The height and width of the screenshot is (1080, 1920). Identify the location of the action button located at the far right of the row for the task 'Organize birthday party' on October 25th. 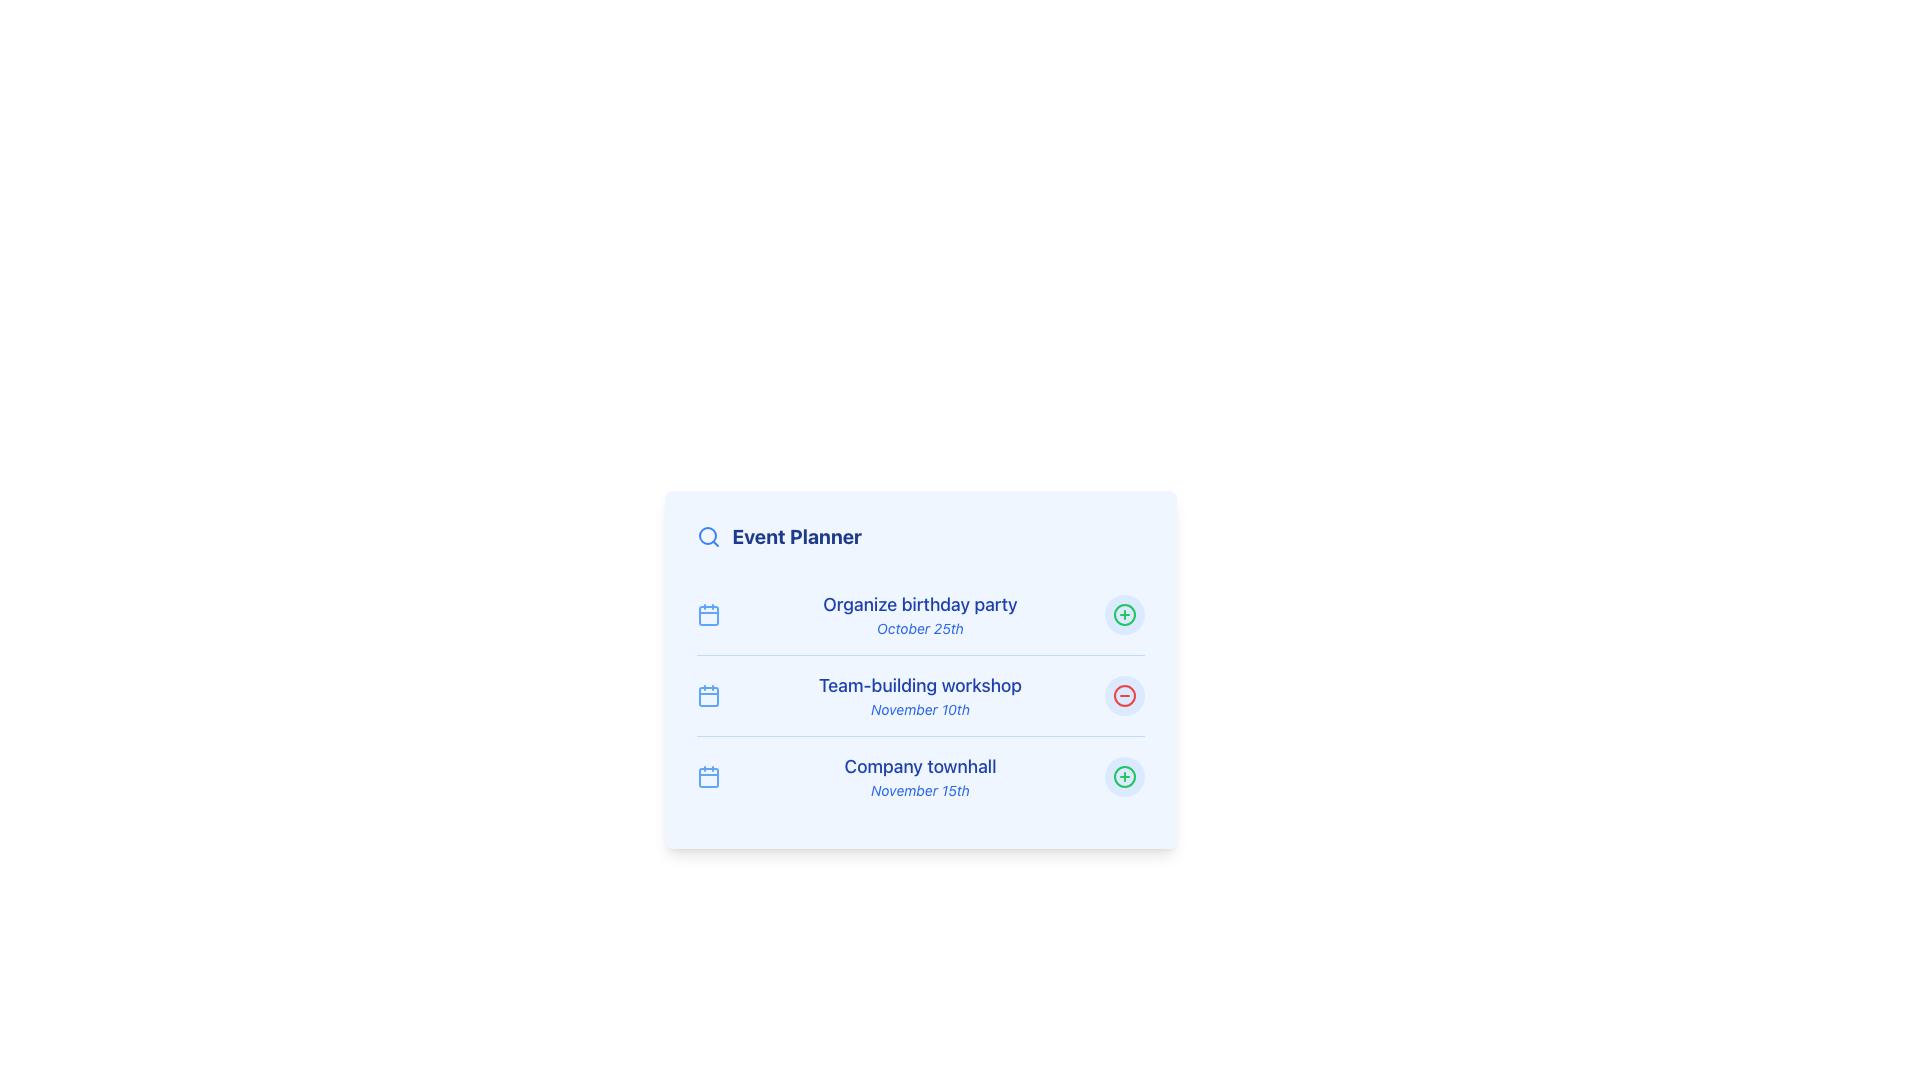
(1124, 613).